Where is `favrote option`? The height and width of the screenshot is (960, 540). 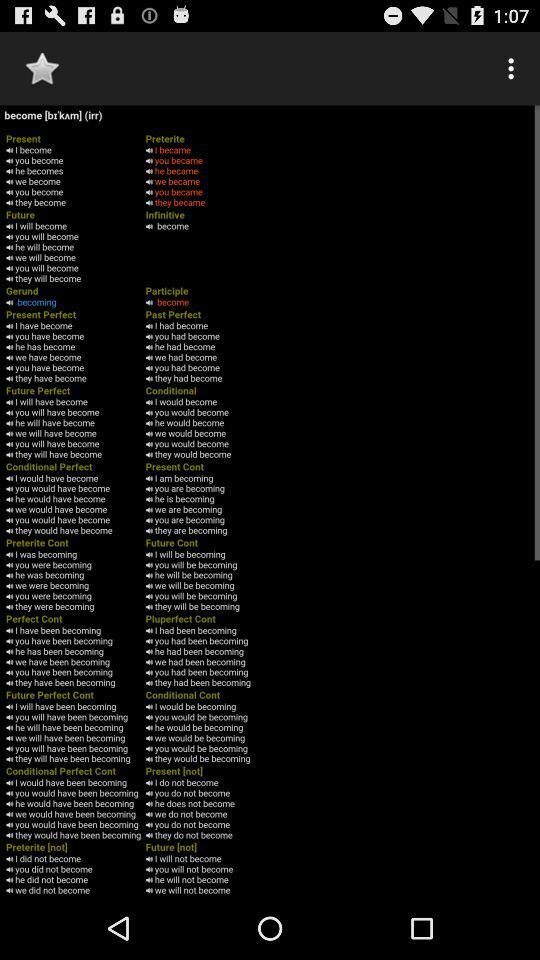
favrote option is located at coordinates (42, 68).